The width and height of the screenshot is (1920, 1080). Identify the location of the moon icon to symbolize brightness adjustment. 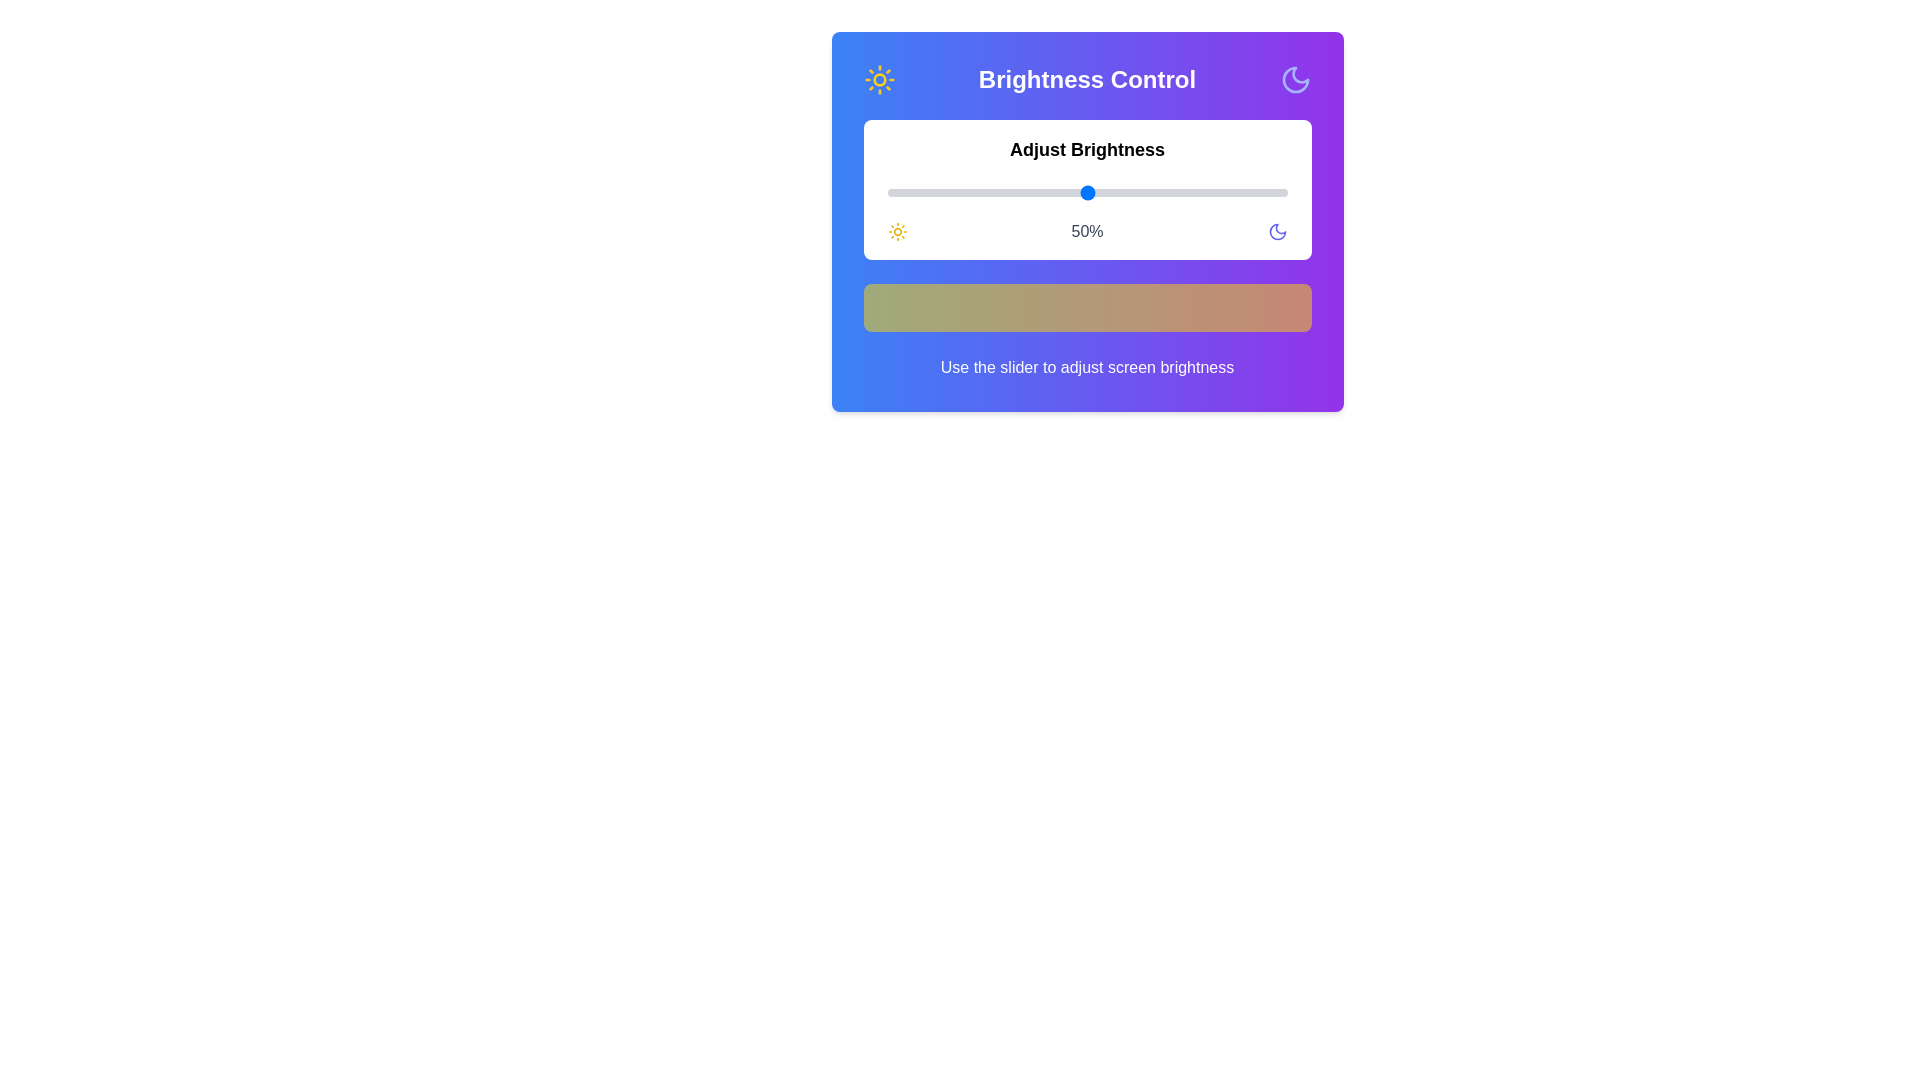
(1295, 79).